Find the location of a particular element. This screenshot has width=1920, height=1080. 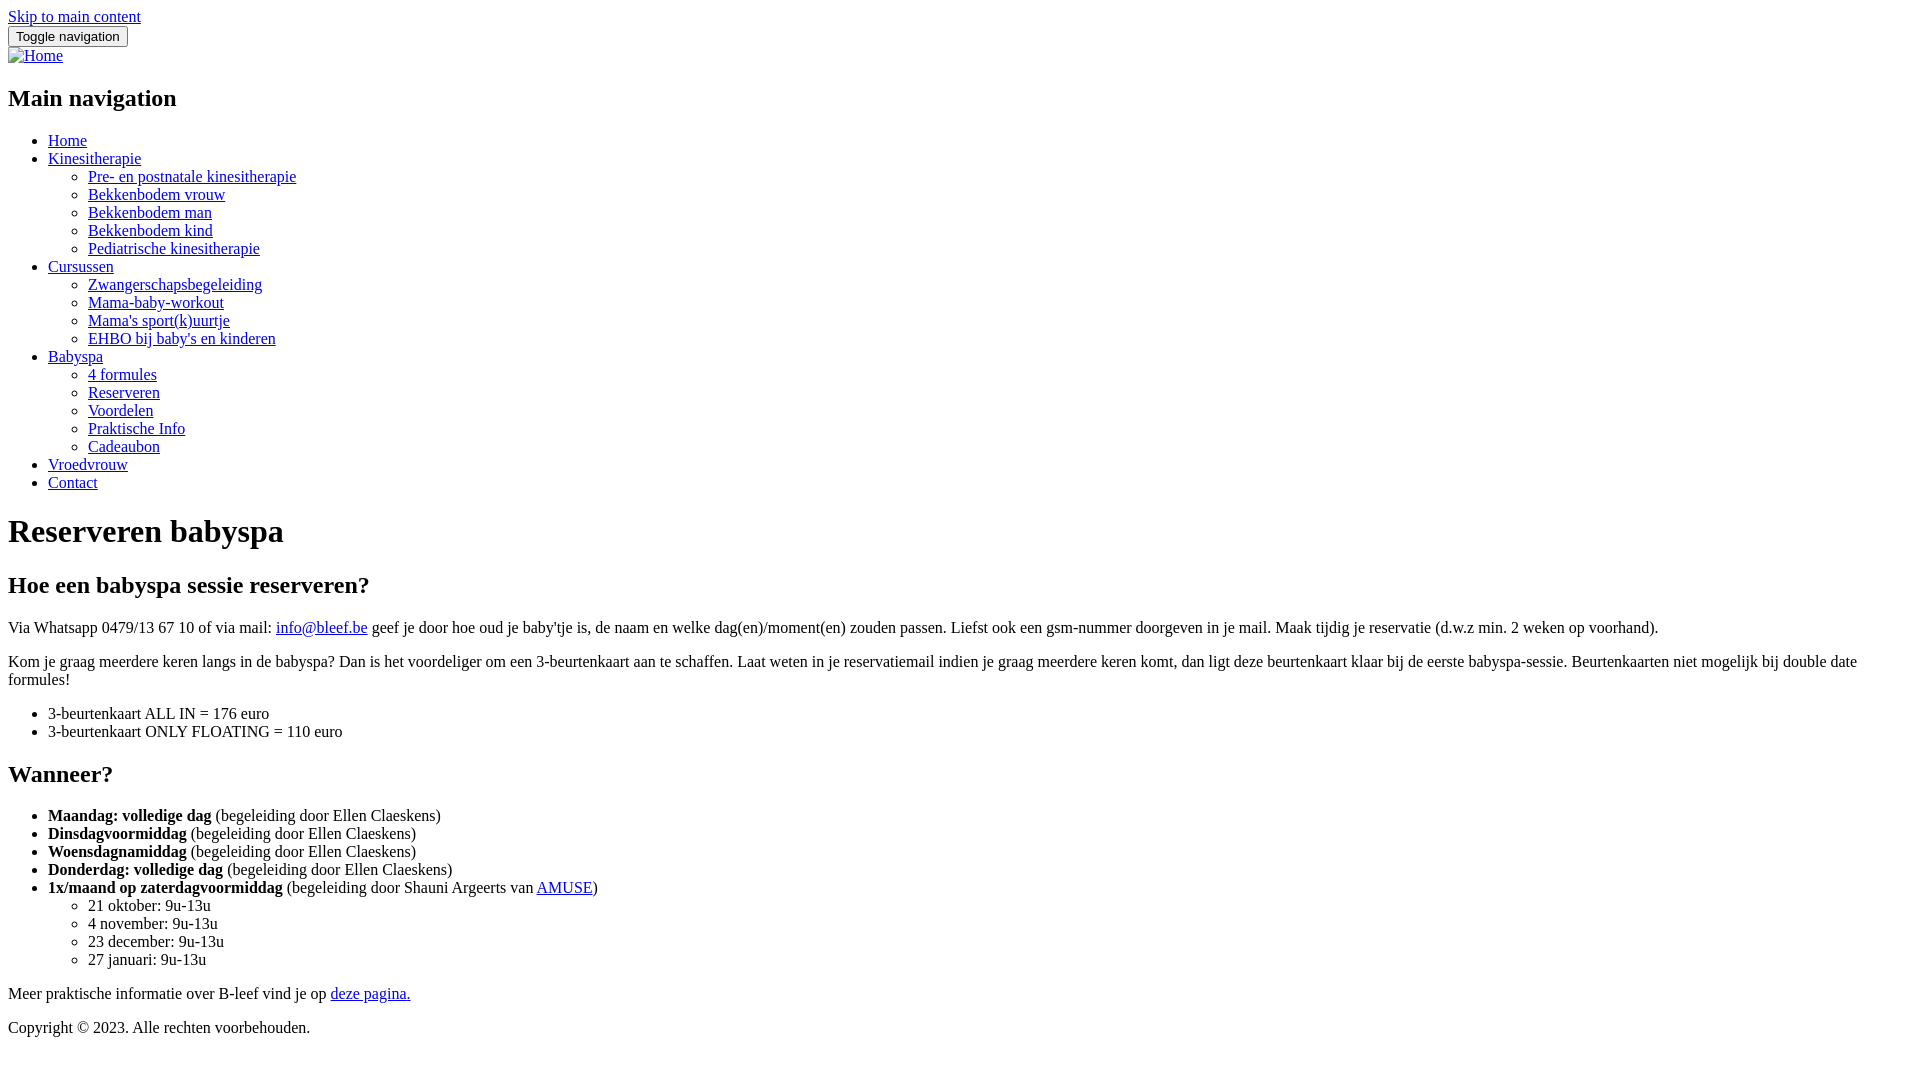

'Voordelen' is located at coordinates (119, 409).